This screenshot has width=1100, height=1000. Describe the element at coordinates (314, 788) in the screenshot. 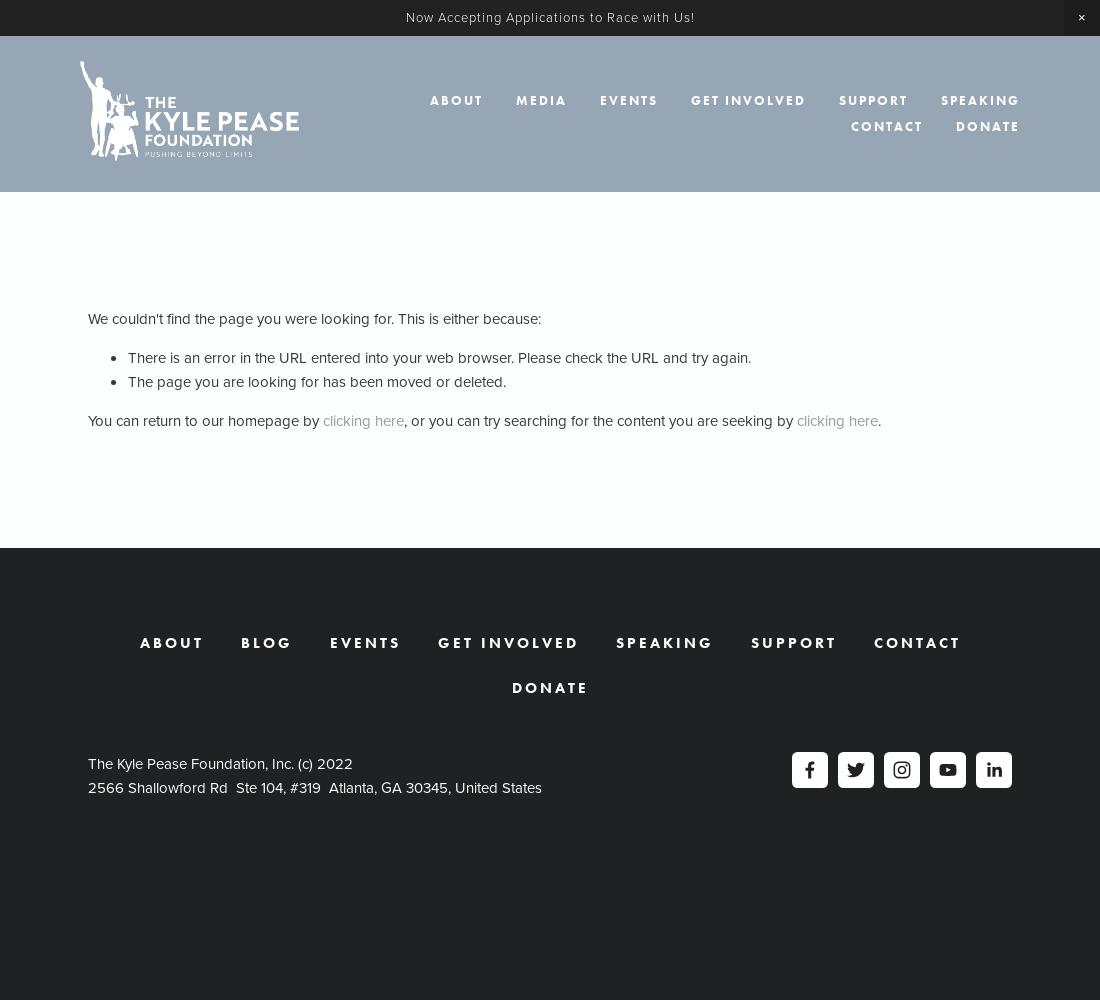

I see `'2566 Shallowford Rd  Ste 104, #319  Atlanta, GA 30345, United States'` at that location.